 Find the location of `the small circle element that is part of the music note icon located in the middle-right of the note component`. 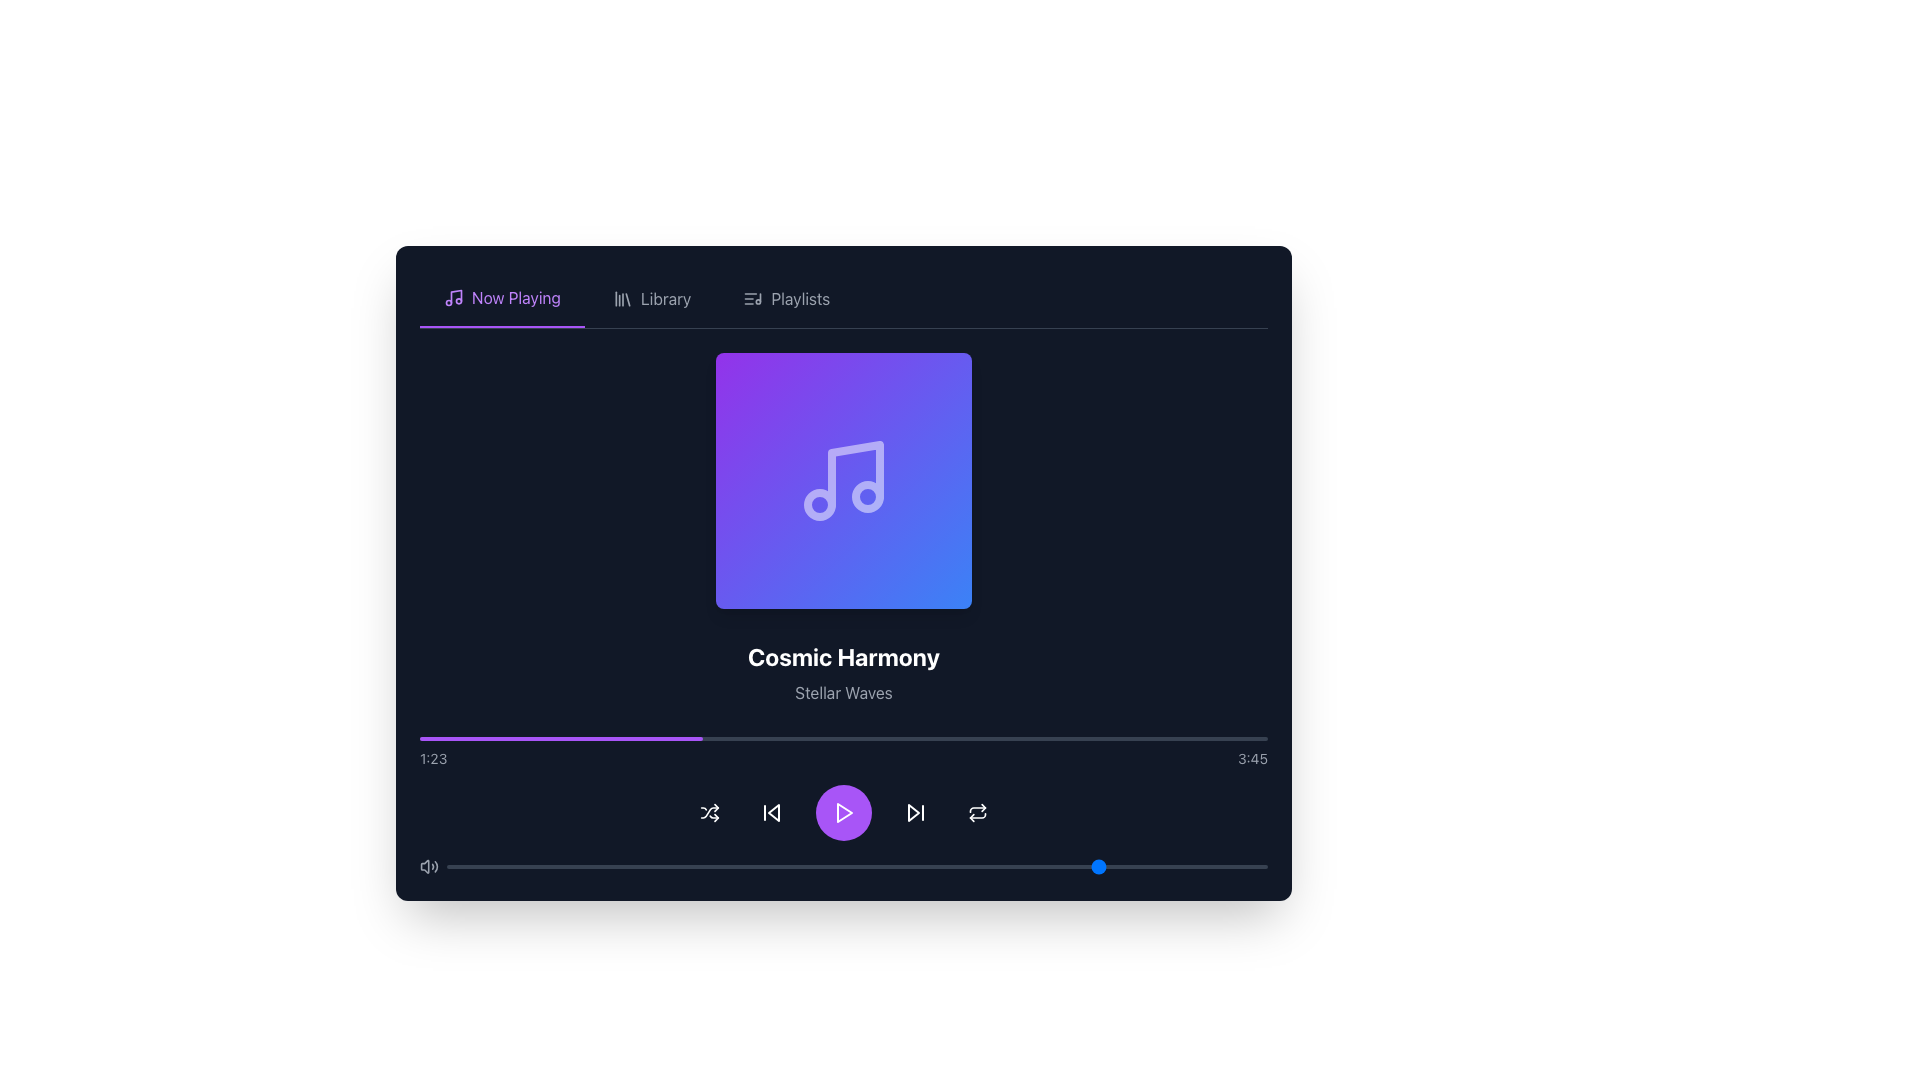

the small circle element that is part of the music note icon located in the middle-right of the note component is located at coordinates (868, 496).